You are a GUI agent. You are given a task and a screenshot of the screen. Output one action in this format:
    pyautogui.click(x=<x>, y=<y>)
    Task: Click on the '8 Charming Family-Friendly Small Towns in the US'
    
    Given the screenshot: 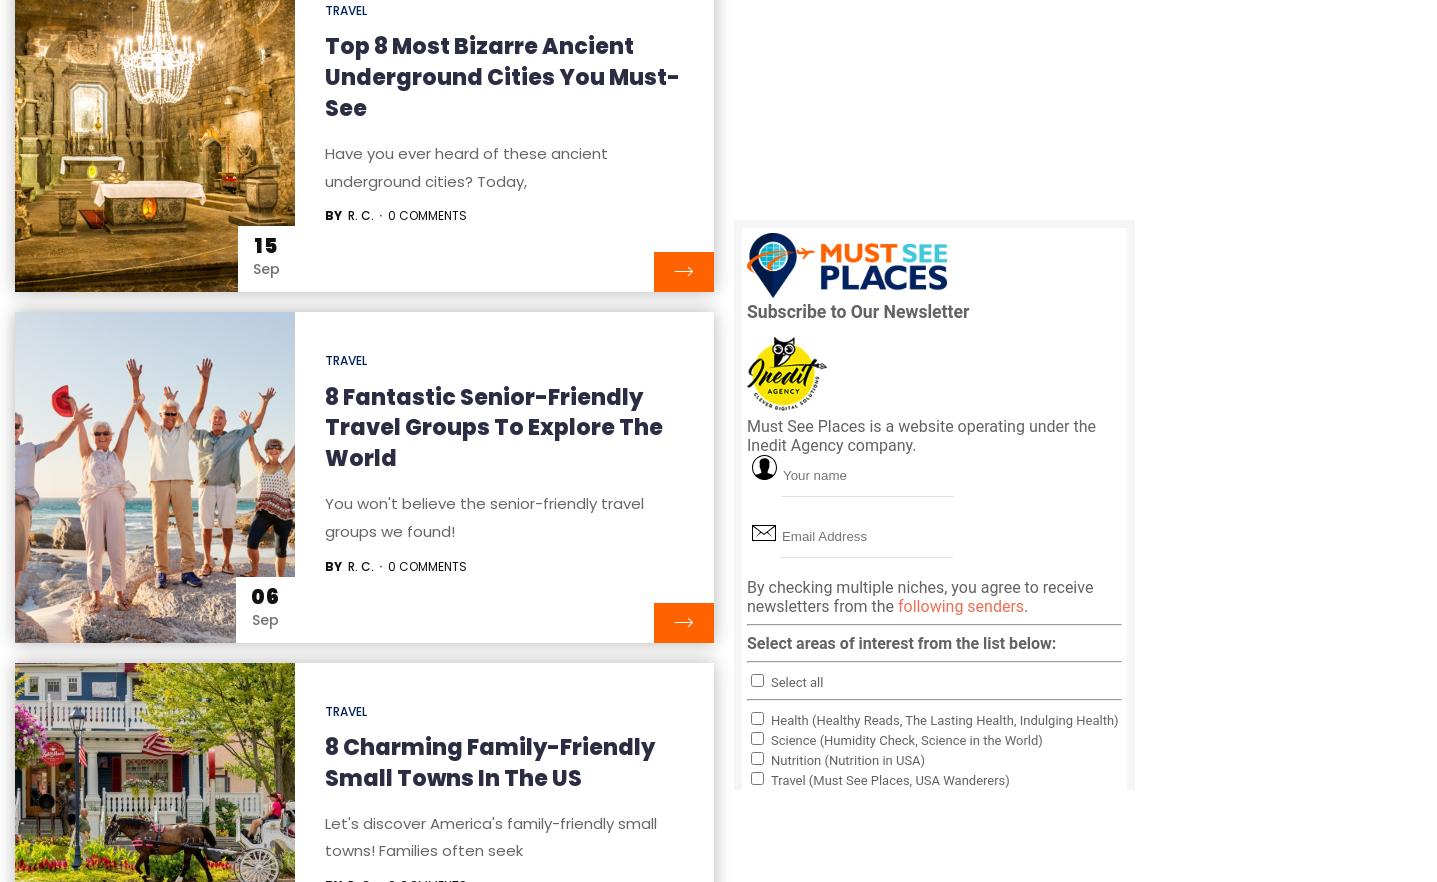 What is the action you would take?
    pyautogui.click(x=488, y=762)
    